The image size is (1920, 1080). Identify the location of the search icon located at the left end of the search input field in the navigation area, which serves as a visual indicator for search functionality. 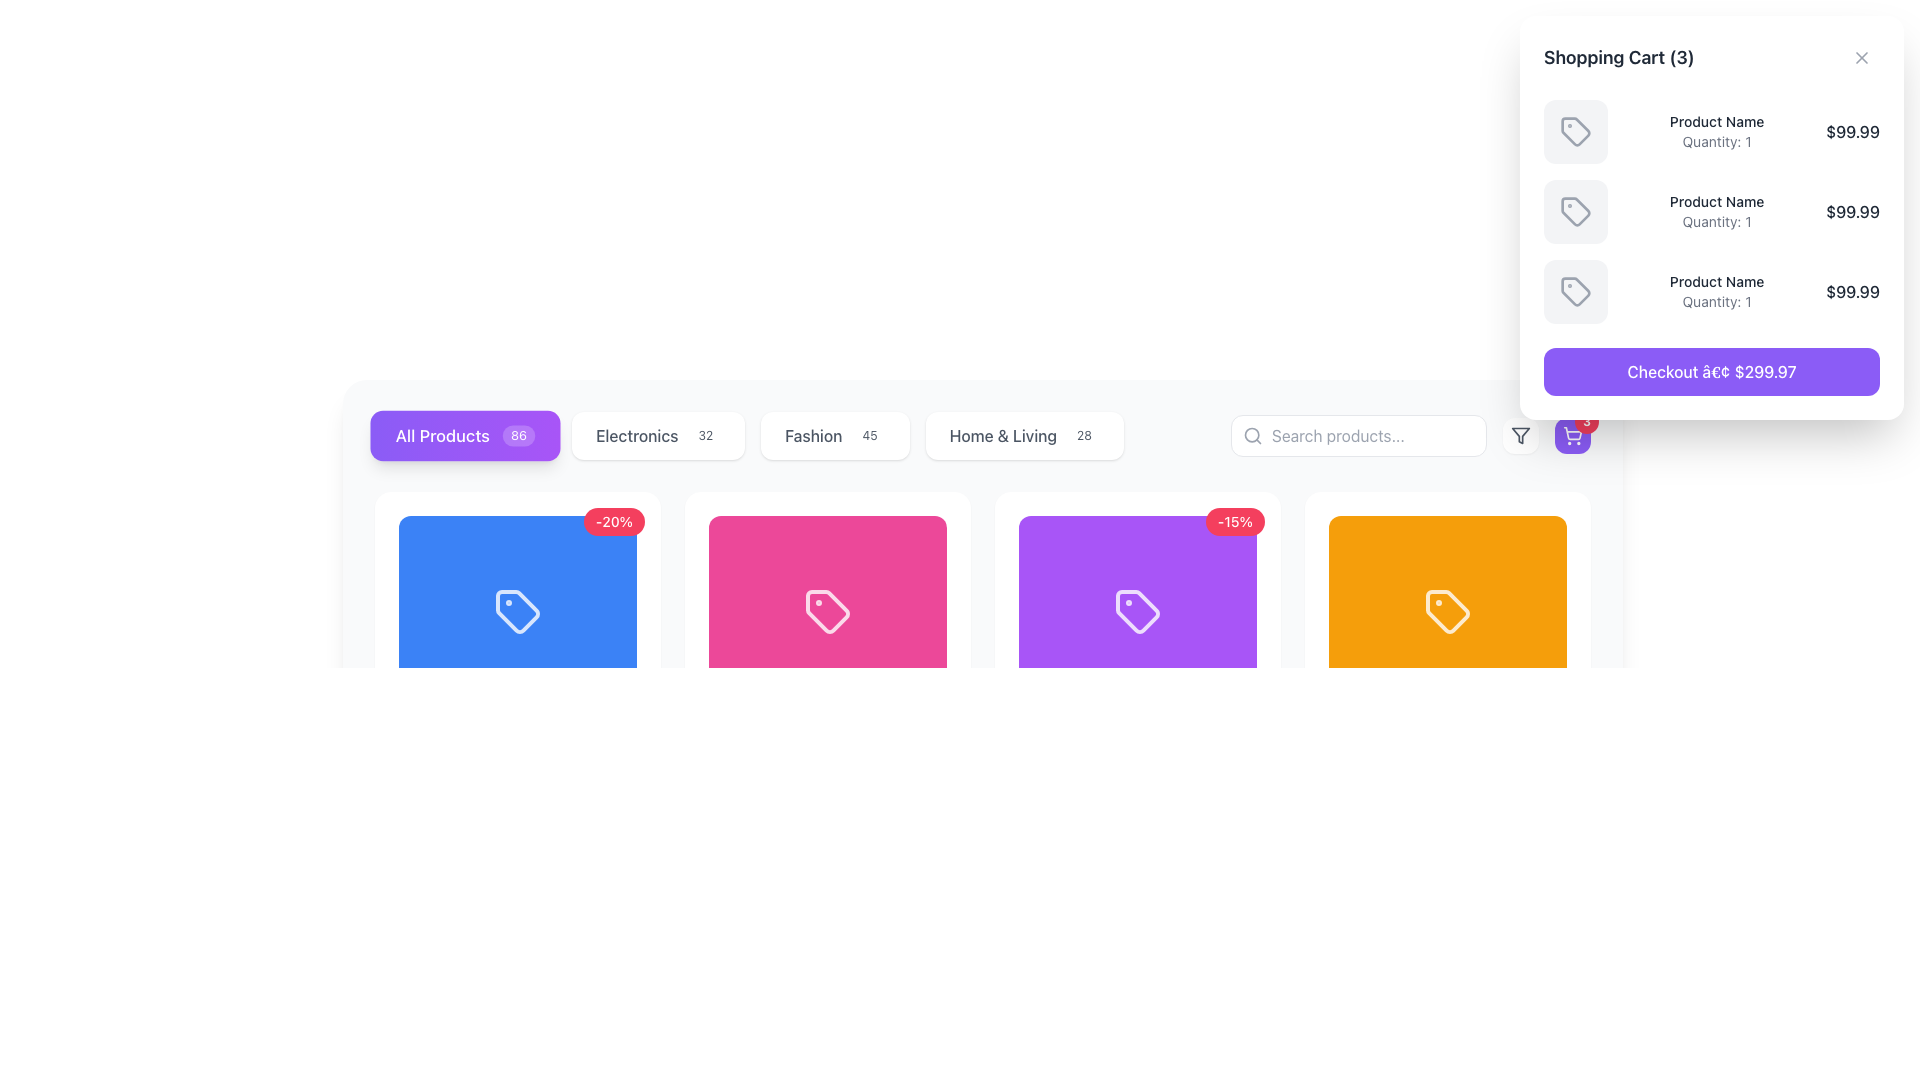
(1251, 434).